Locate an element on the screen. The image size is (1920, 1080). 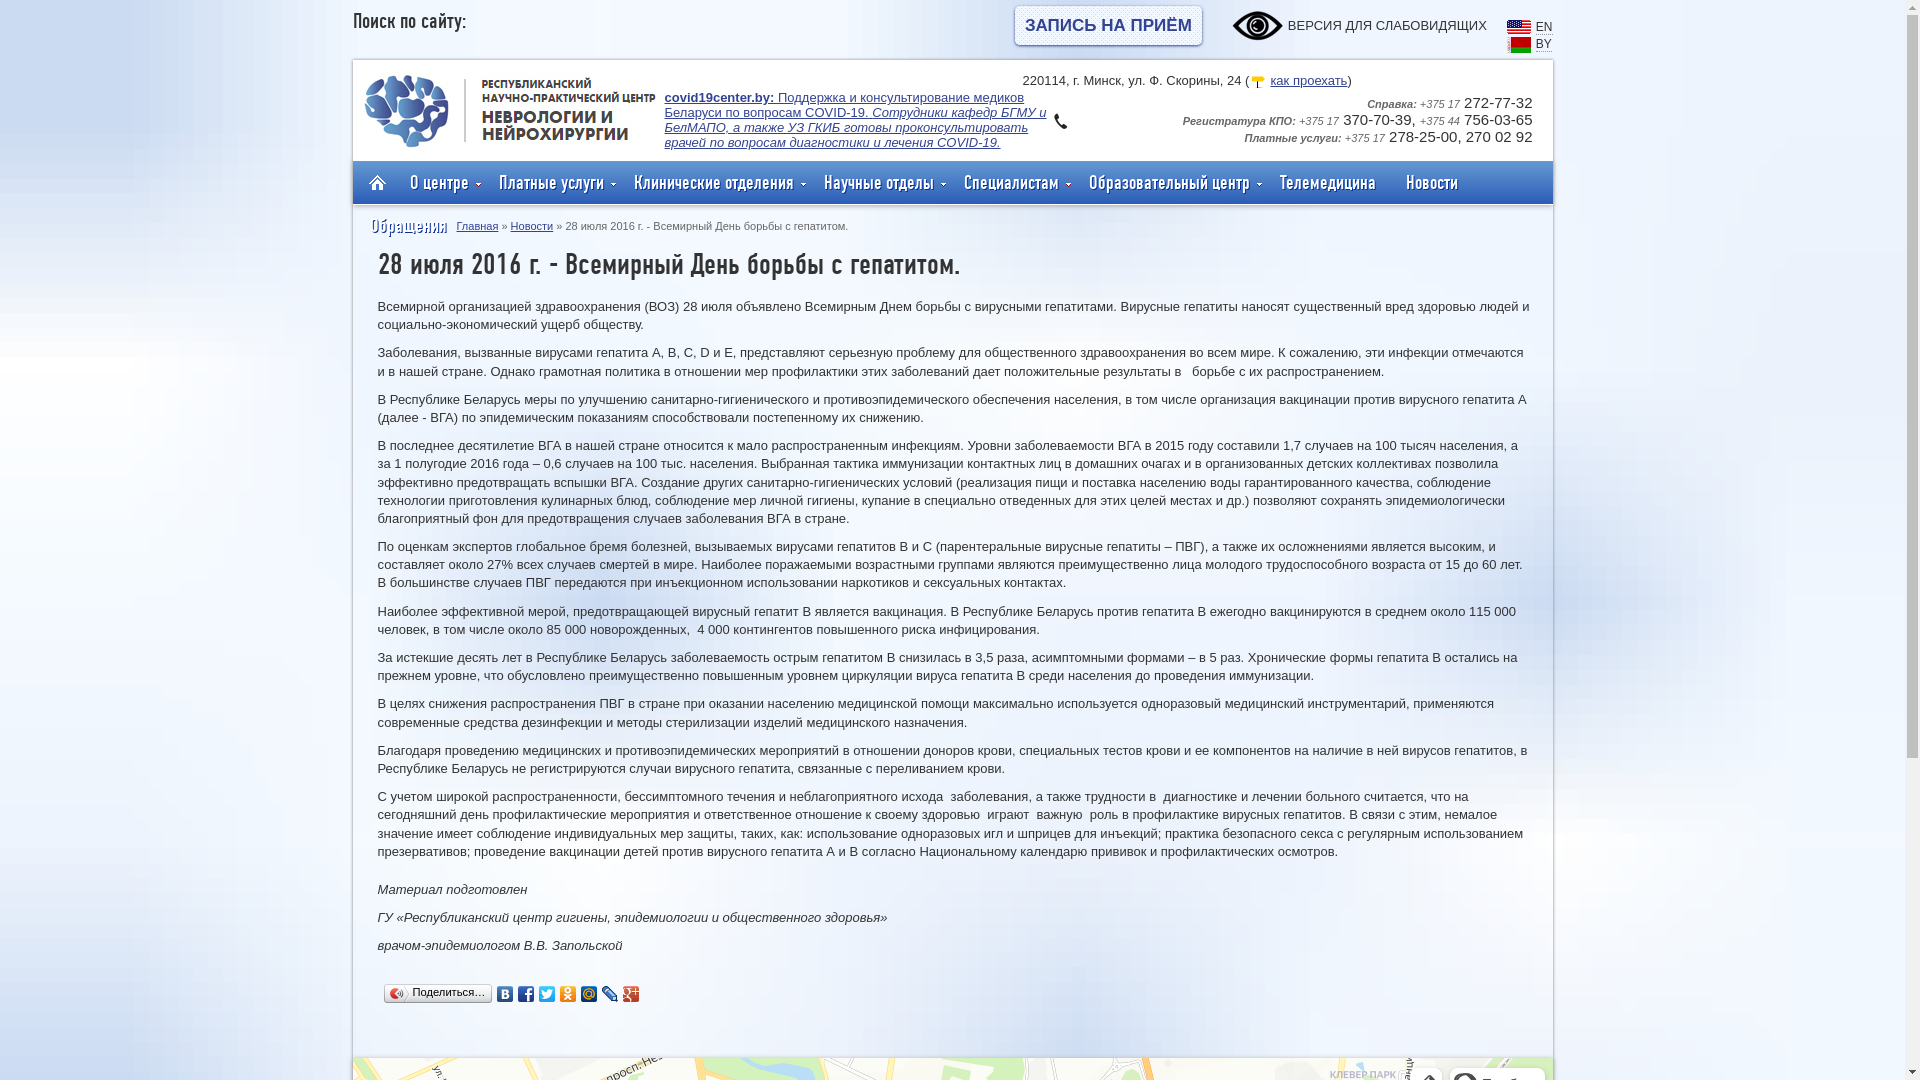
'LiveJournal' is located at coordinates (609, 994).